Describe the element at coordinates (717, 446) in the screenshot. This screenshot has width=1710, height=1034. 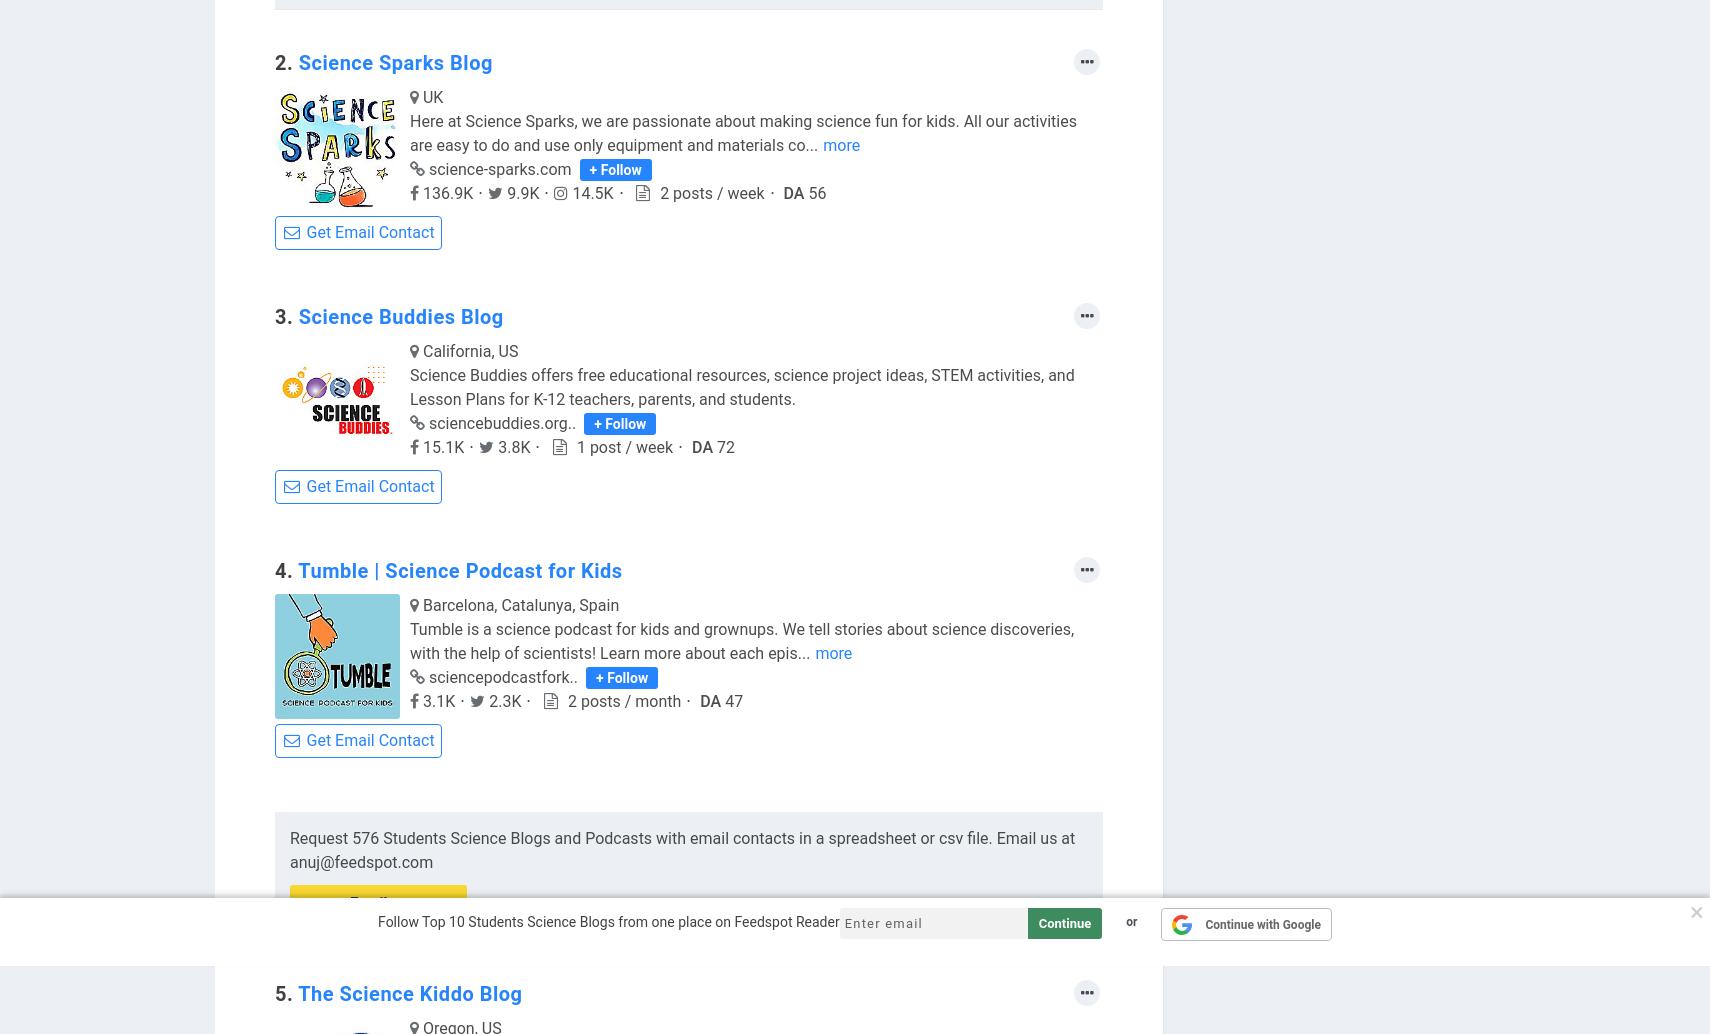
I see `'72'` at that location.